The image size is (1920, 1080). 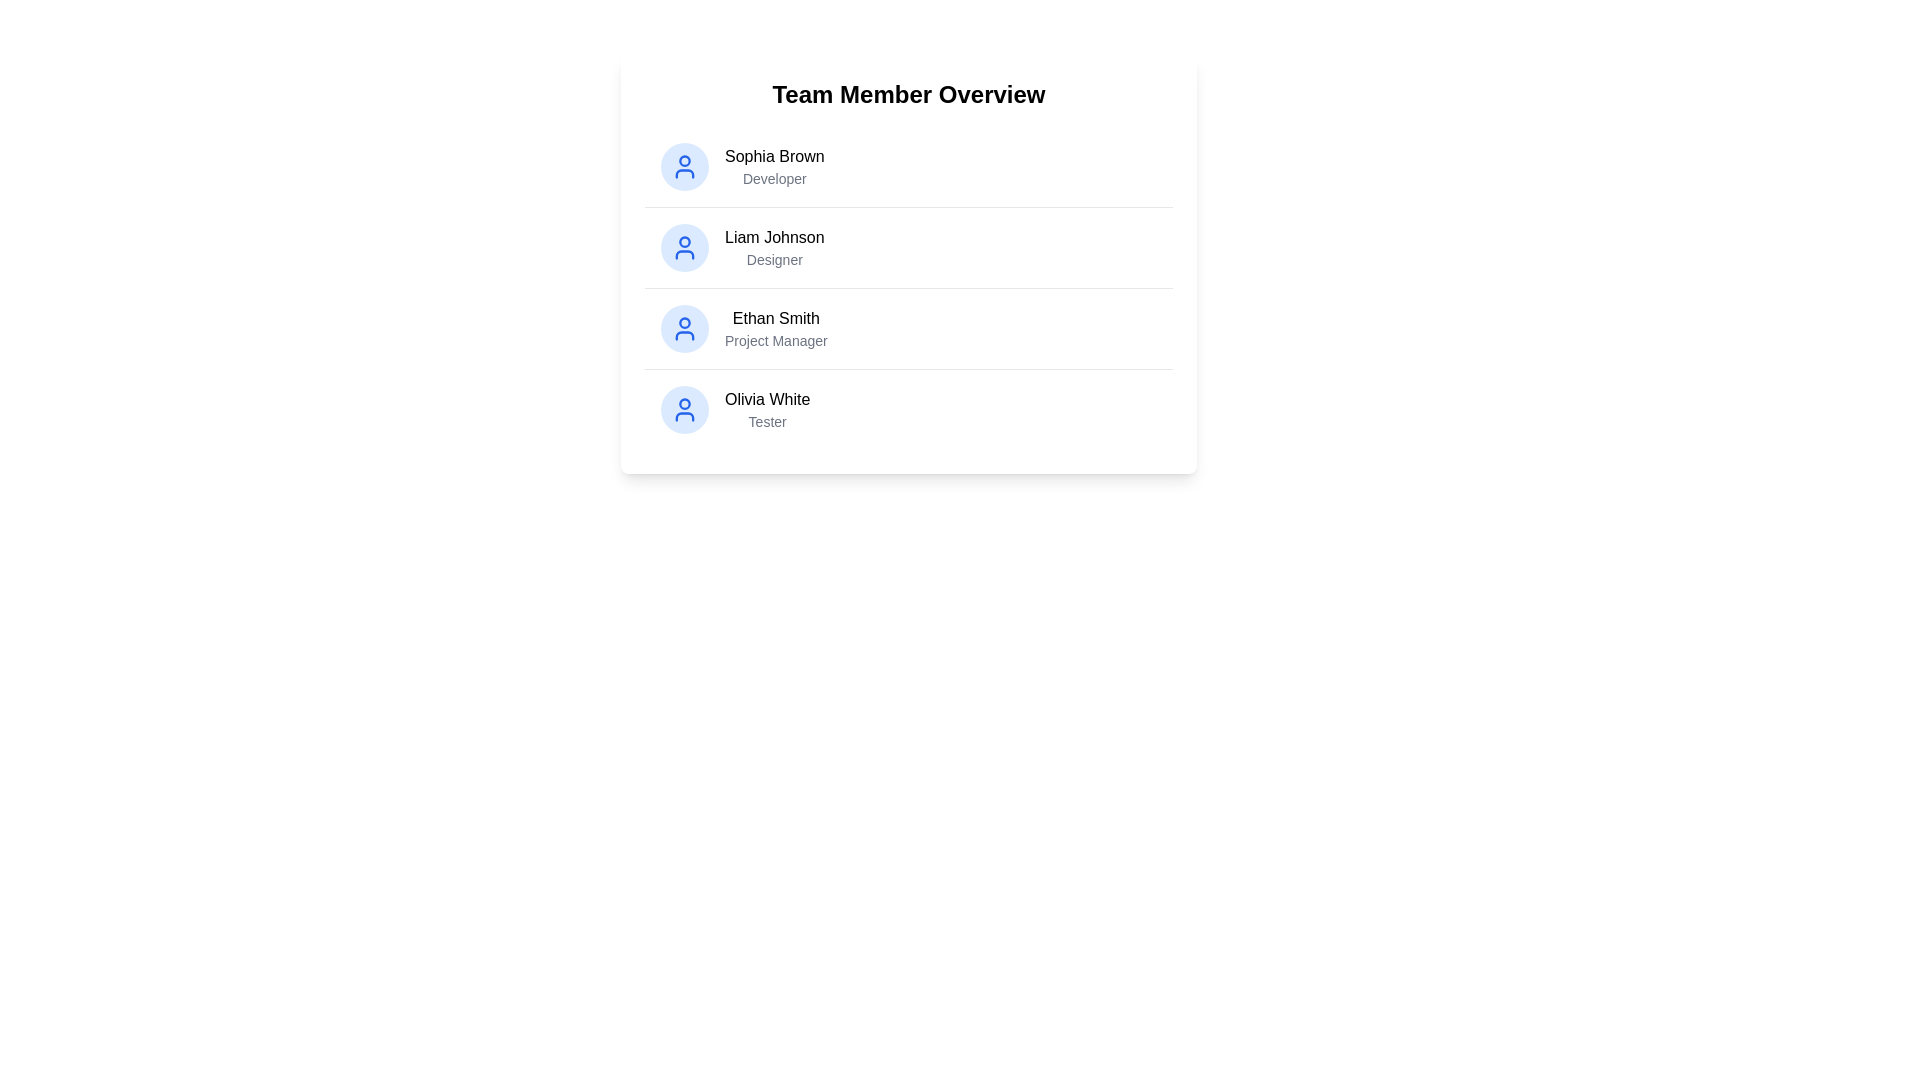 What do you see at coordinates (773, 156) in the screenshot?
I see `the static text label displaying 'Sophia Brown', which is the upper text in the first item of the team members list, styled to stand out from the lower grayed text 'Developer'` at bounding box center [773, 156].